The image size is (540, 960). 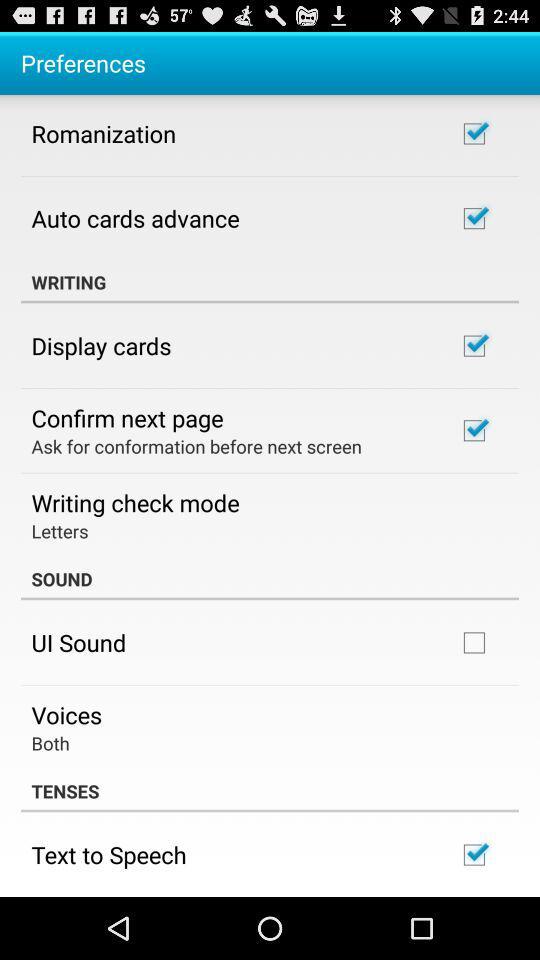 I want to click on the app below ask for conformation app, so click(x=135, y=501).